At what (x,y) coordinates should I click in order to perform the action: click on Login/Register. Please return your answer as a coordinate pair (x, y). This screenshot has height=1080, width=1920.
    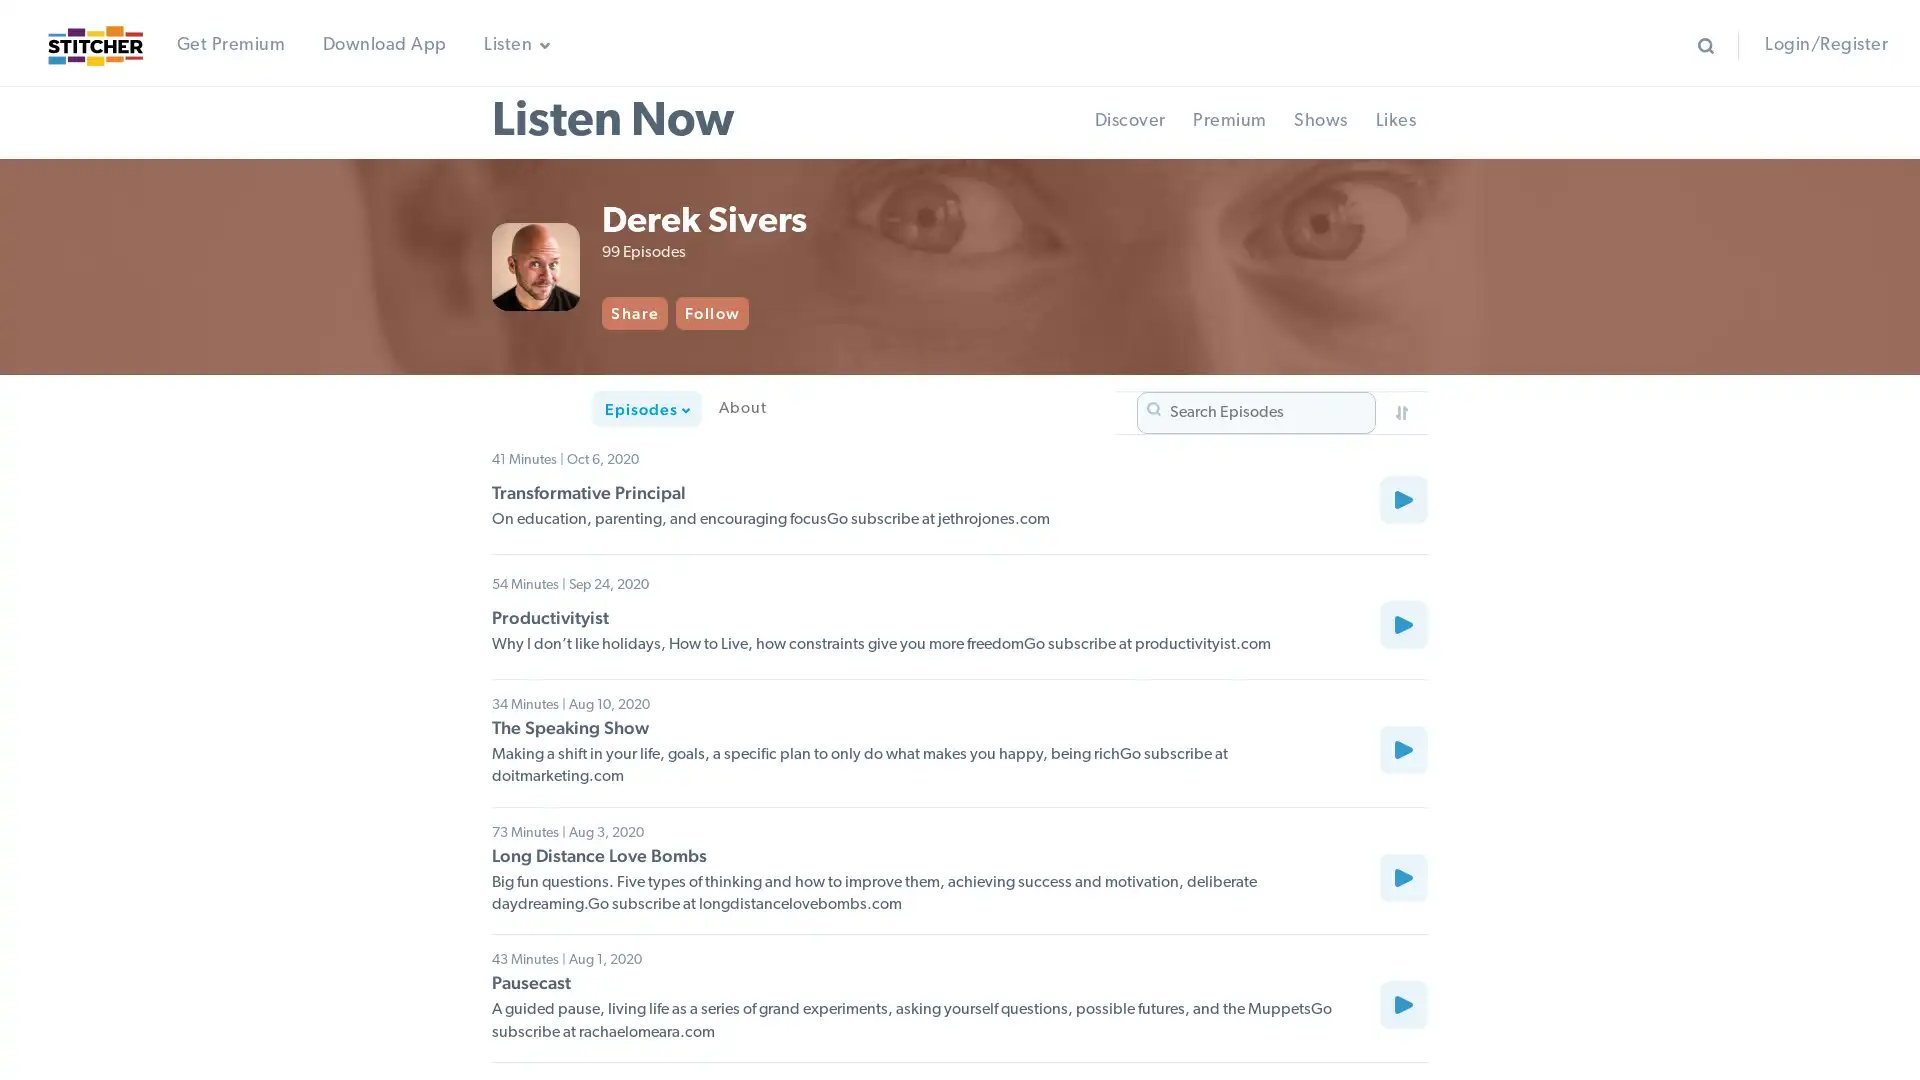
    Looking at the image, I should click on (1825, 45).